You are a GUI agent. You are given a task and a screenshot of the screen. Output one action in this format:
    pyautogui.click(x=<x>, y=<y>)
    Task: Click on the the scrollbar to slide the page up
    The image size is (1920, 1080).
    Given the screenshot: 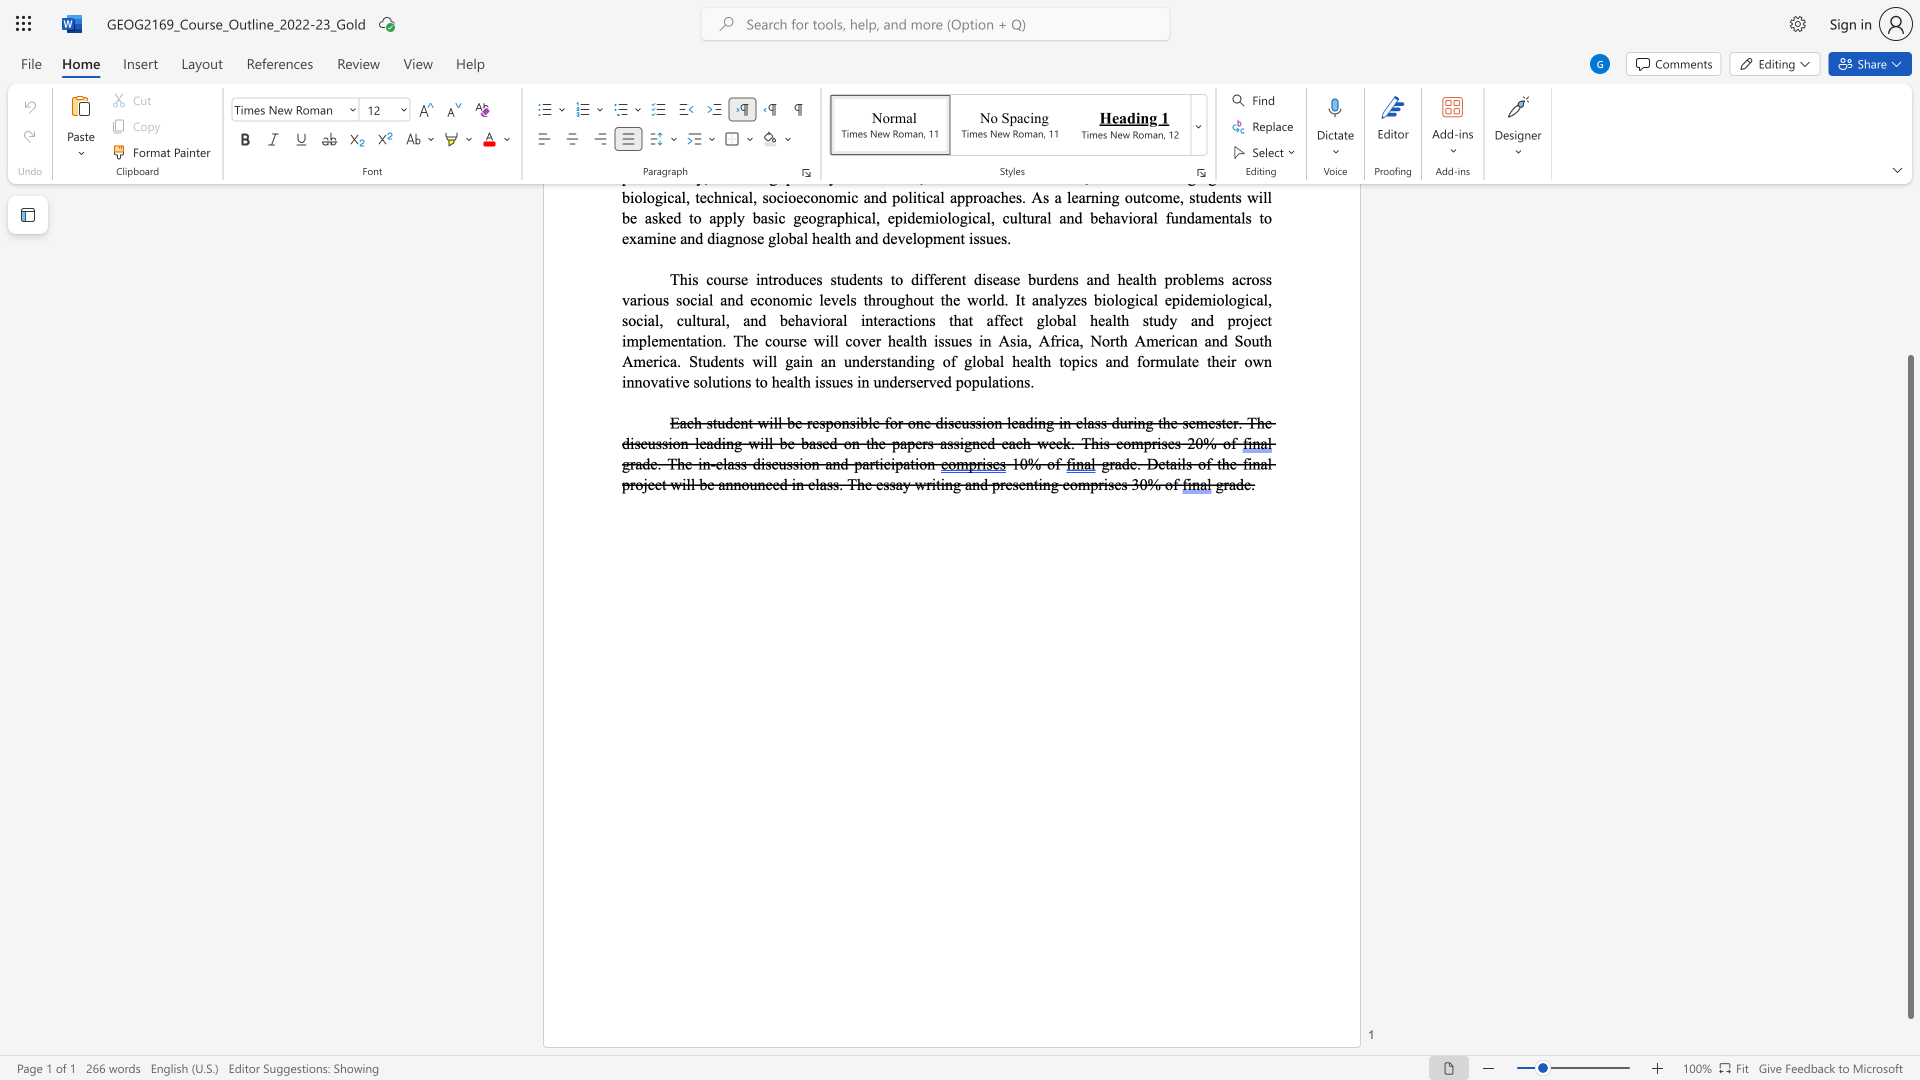 What is the action you would take?
    pyautogui.click(x=1909, y=270)
    